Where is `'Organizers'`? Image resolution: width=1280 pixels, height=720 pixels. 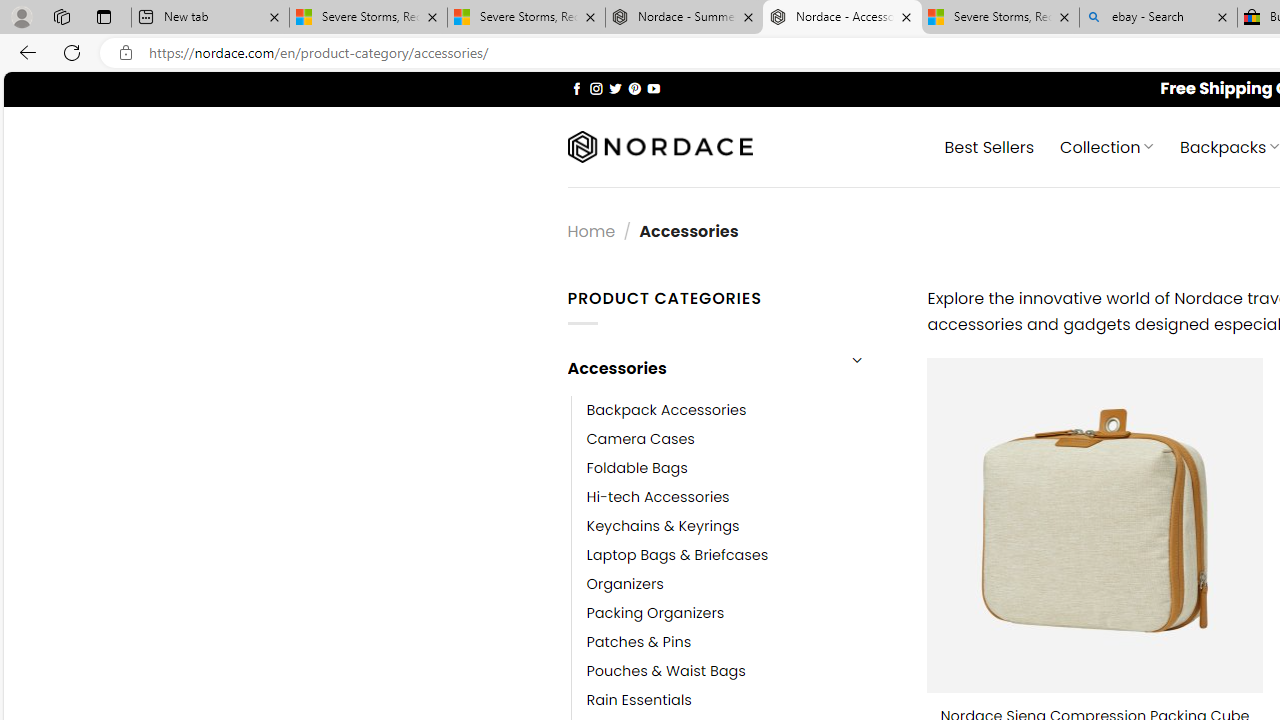 'Organizers' is located at coordinates (624, 585).